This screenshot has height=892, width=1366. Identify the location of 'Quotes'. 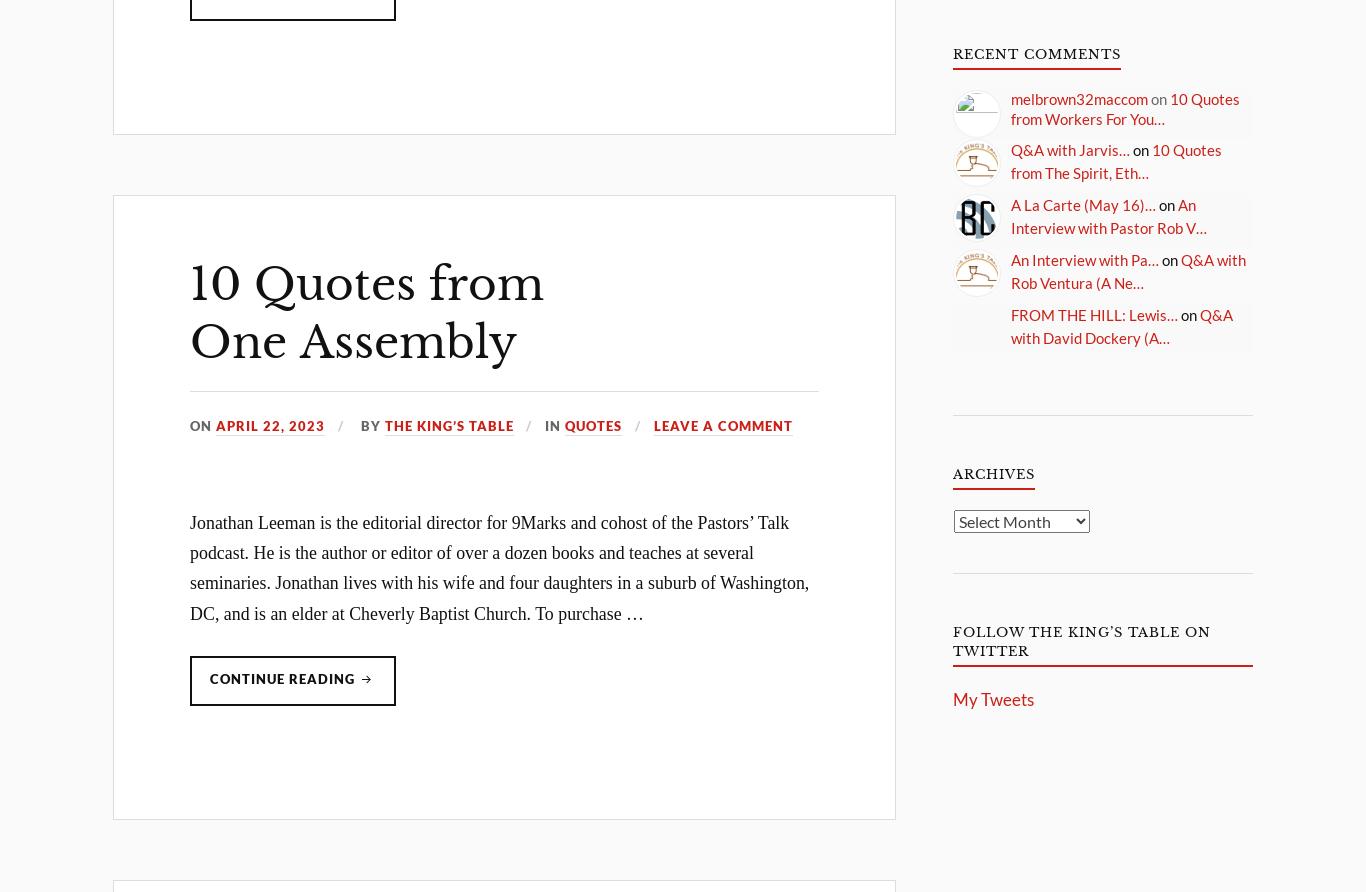
(564, 425).